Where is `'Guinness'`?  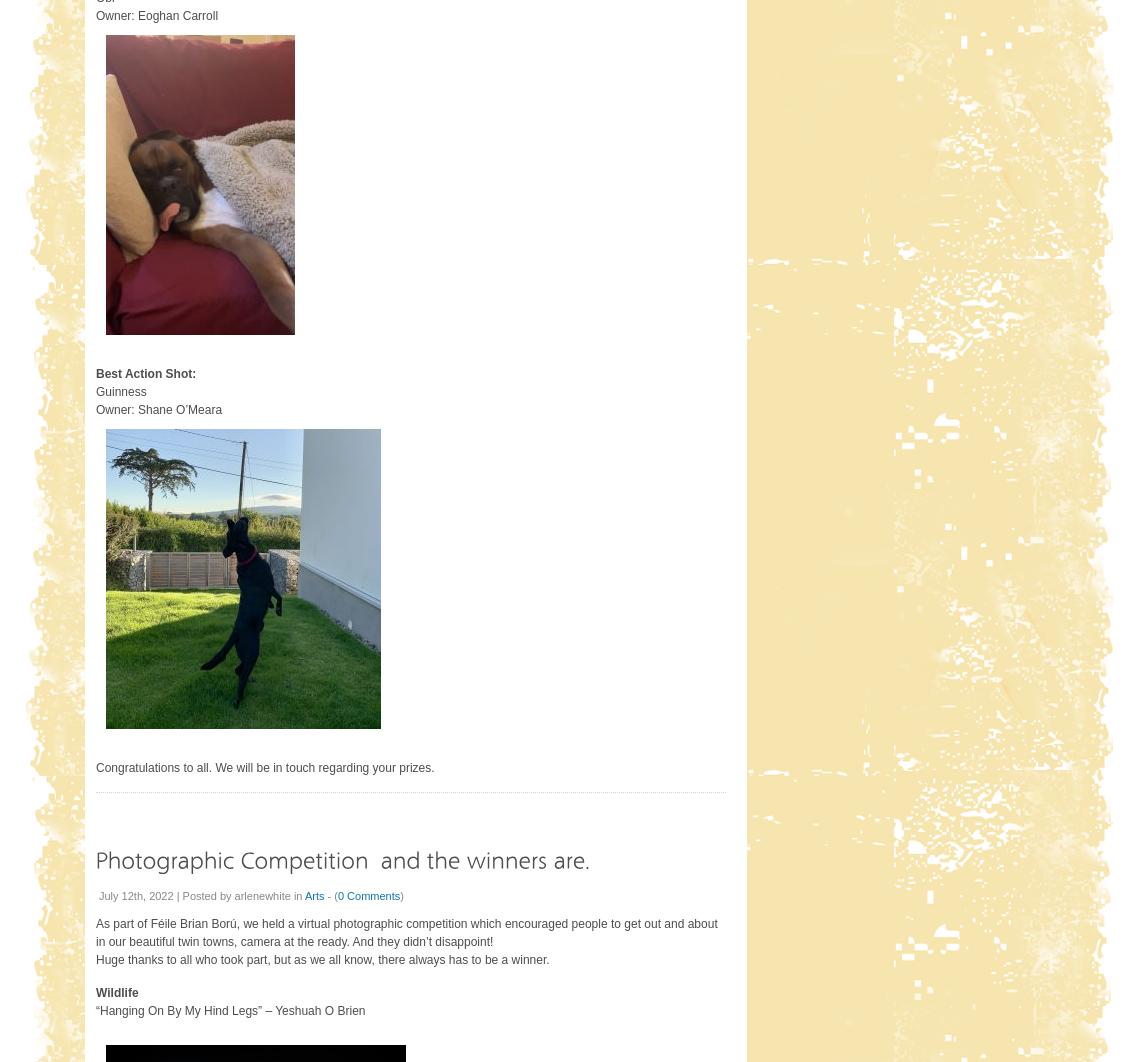 'Guinness' is located at coordinates (94, 390).